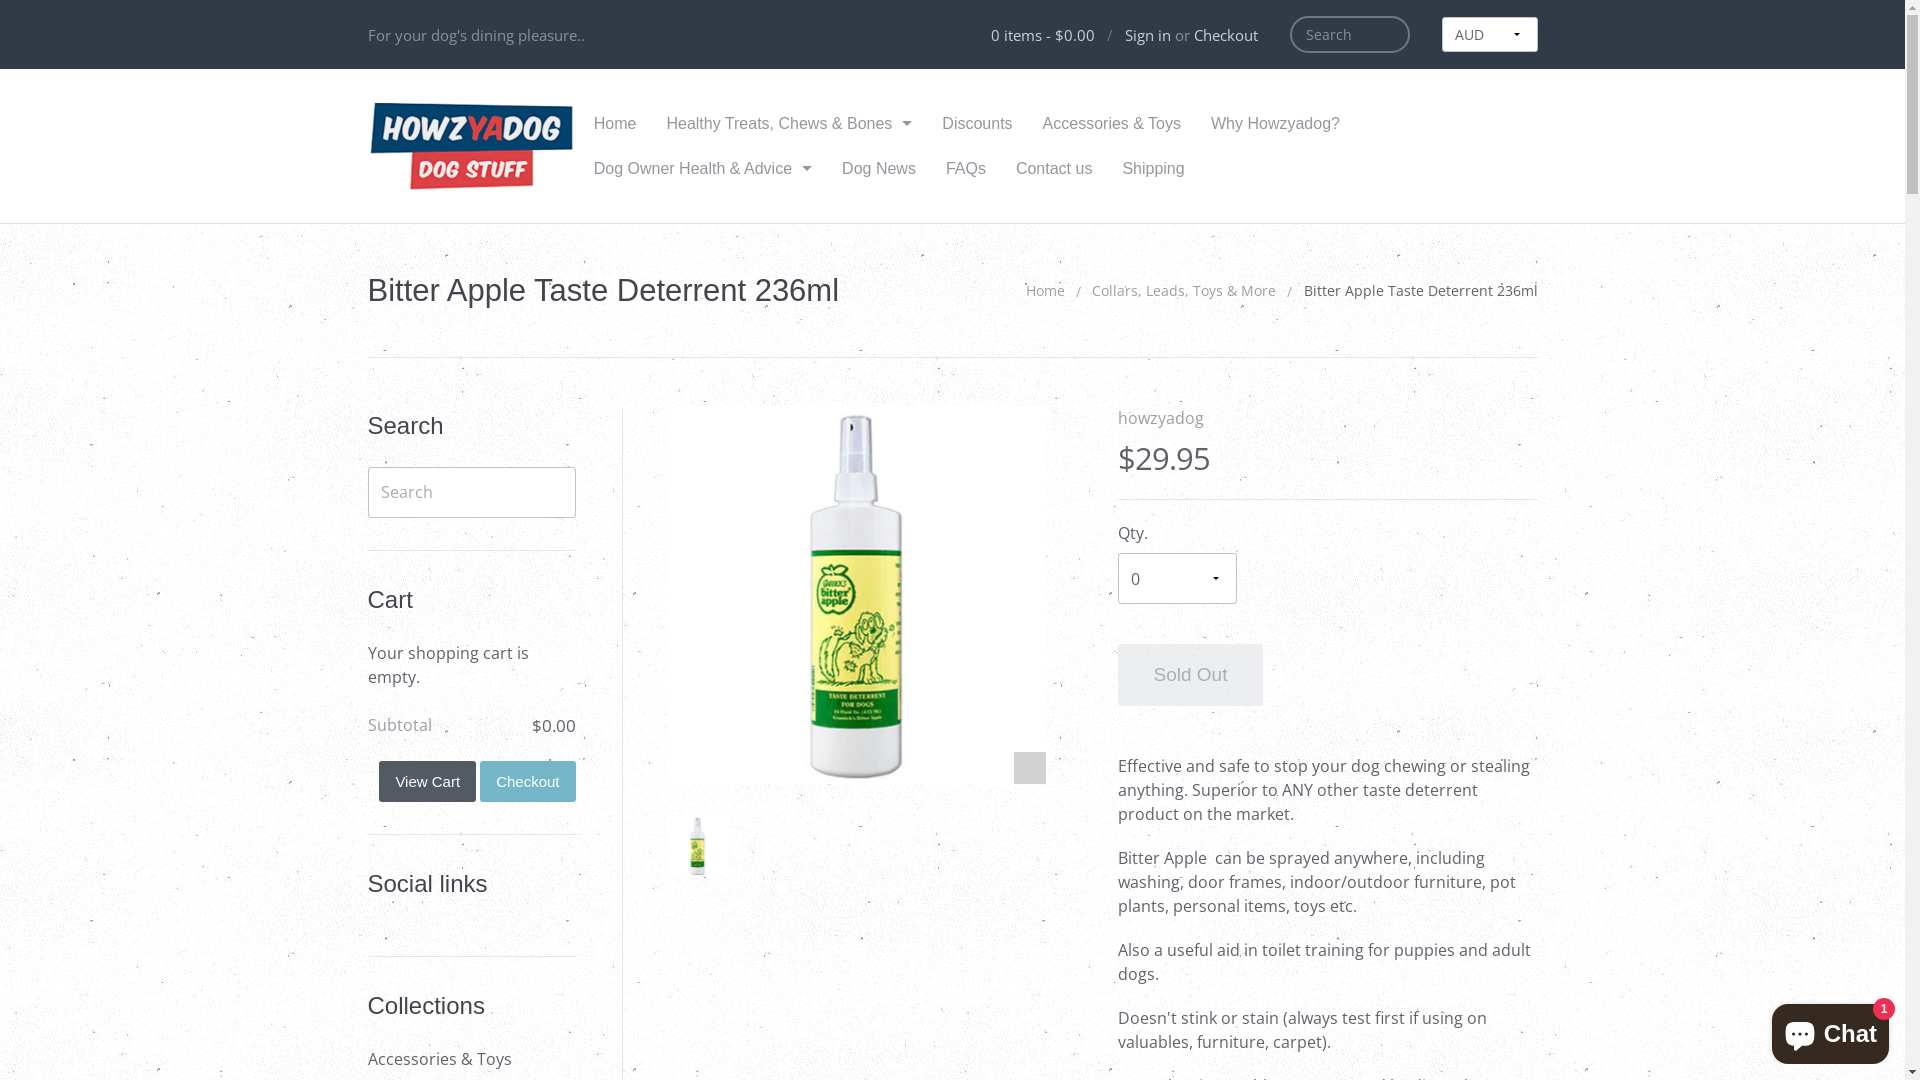 This screenshot has height=1080, width=1920. Describe the element at coordinates (878, 167) in the screenshot. I see `'Dog News'` at that location.